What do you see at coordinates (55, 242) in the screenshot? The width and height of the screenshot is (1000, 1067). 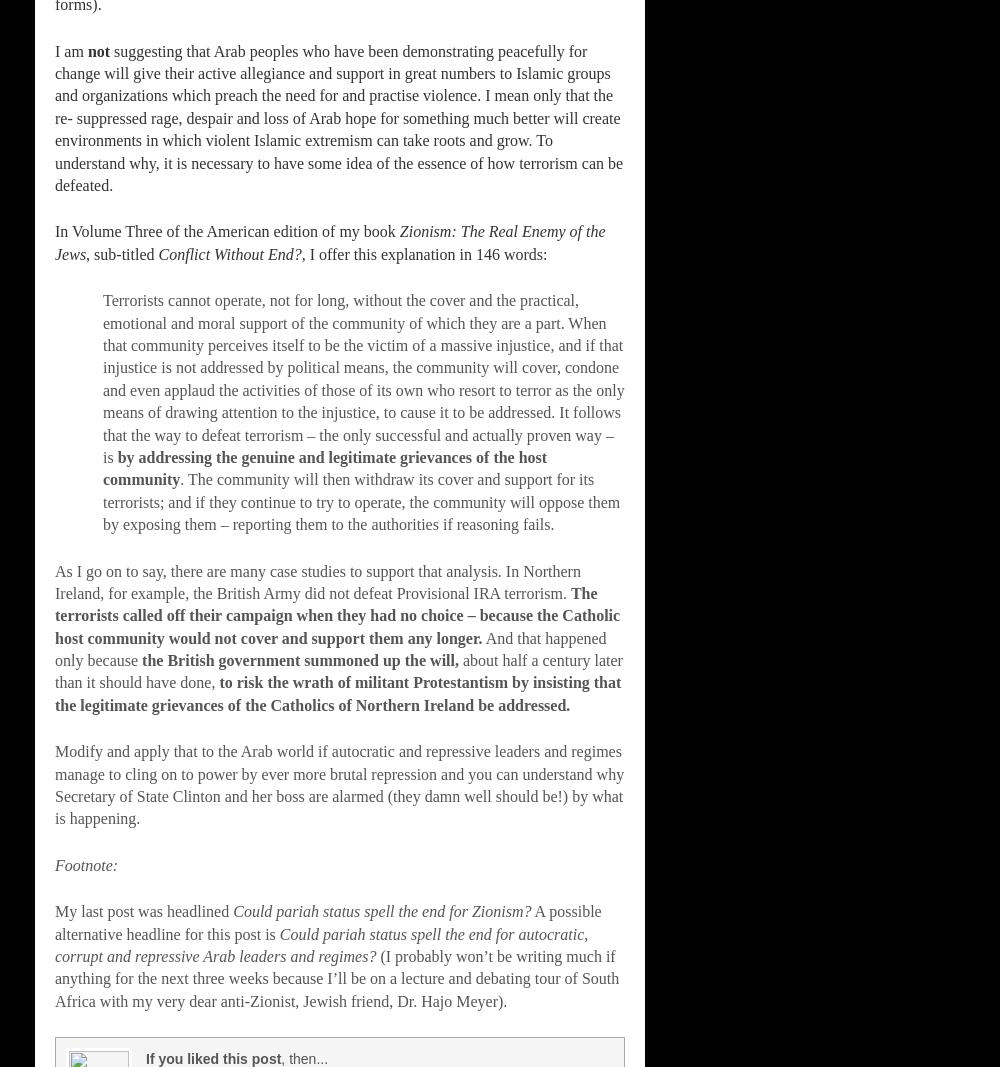 I see `'Zionism: The Real Enemy of the Jews'` at bounding box center [55, 242].